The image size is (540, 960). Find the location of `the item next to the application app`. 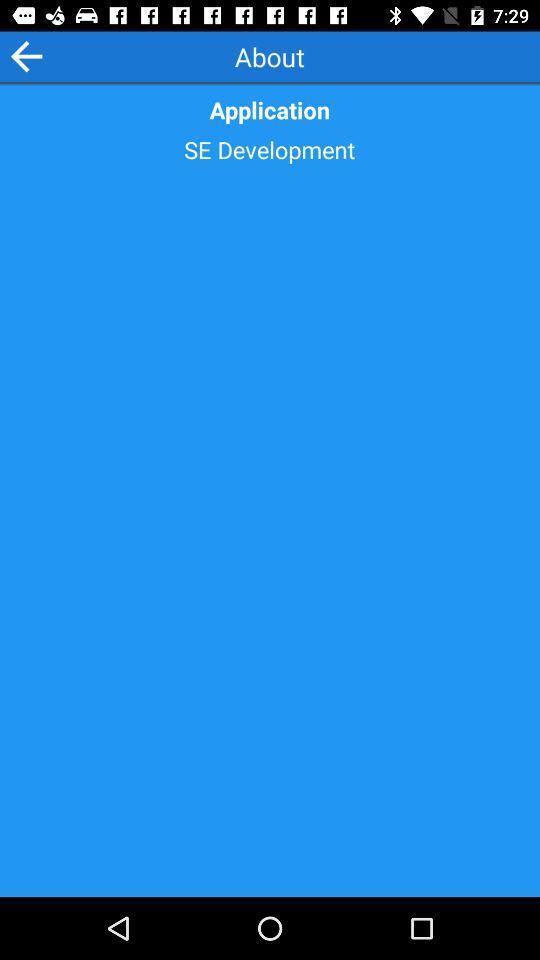

the item next to the application app is located at coordinates (25, 55).